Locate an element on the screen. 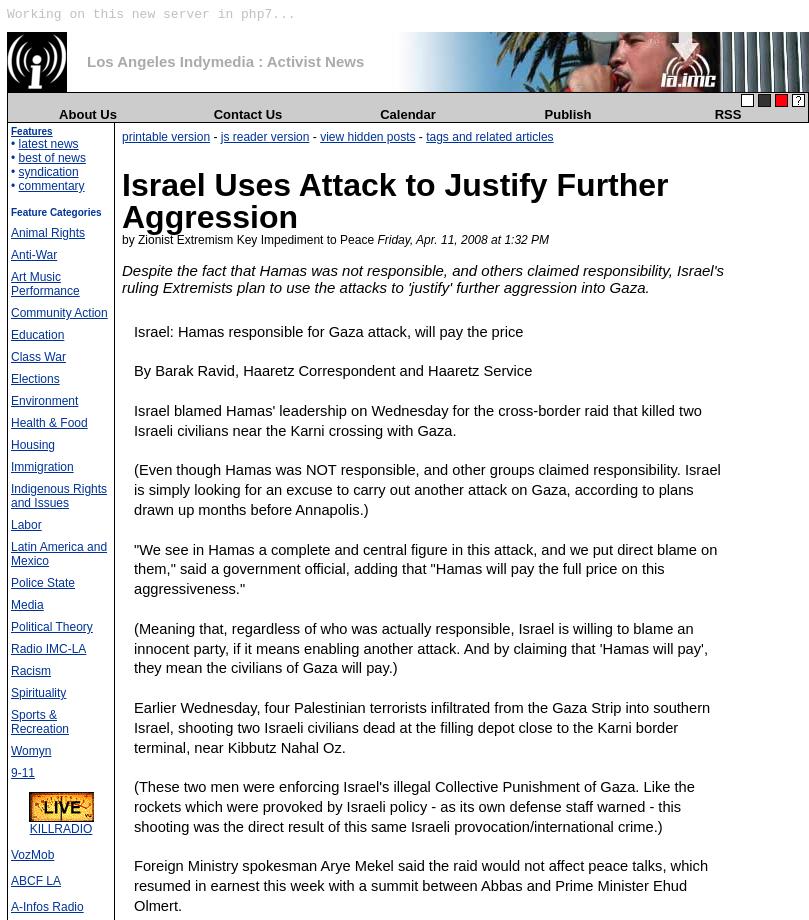  'printable version' is located at coordinates (121, 135).